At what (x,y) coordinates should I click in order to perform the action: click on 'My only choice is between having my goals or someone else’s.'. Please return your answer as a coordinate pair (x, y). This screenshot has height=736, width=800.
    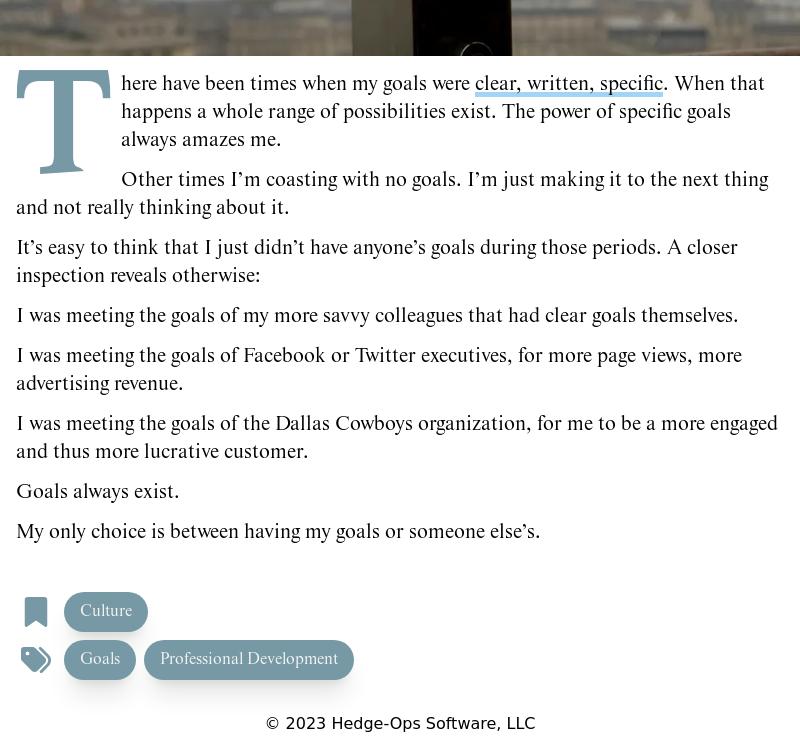
    Looking at the image, I should click on (278, 531).